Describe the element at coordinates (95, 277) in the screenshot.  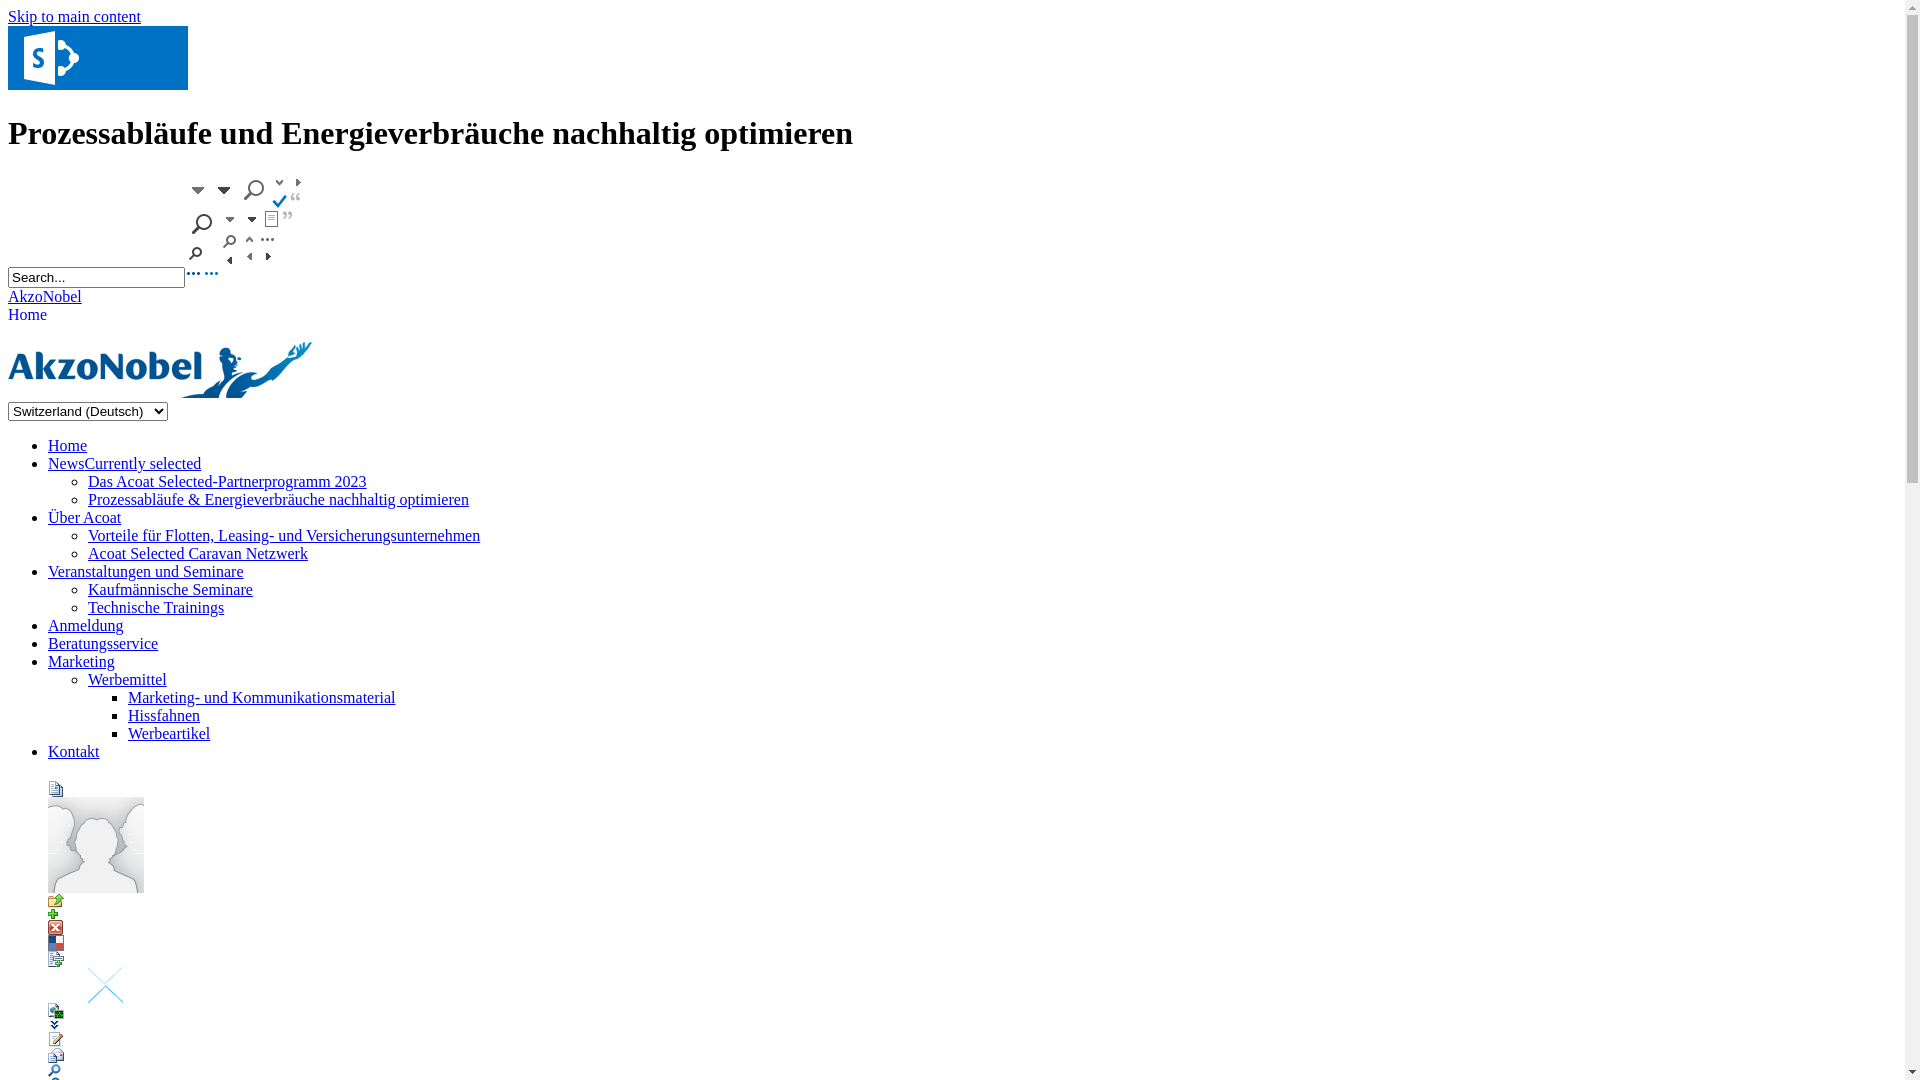
I see `'Search...'` at that location.